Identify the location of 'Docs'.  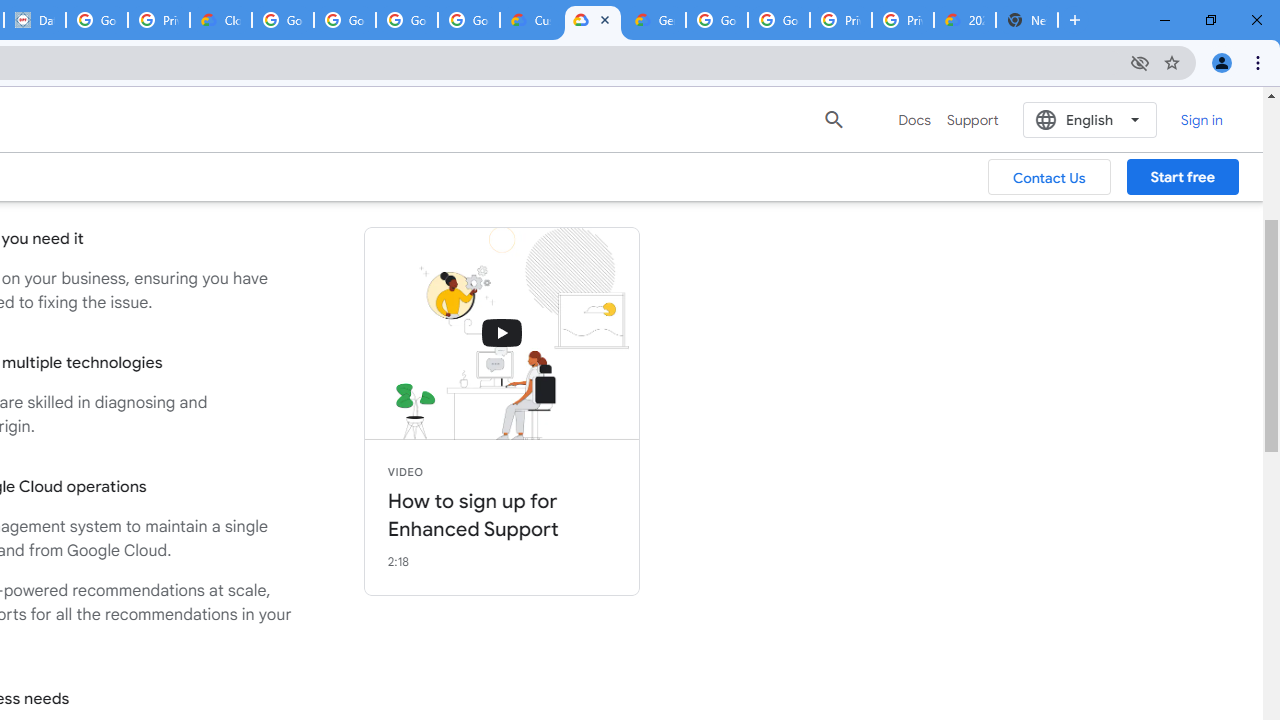
(914, 119).